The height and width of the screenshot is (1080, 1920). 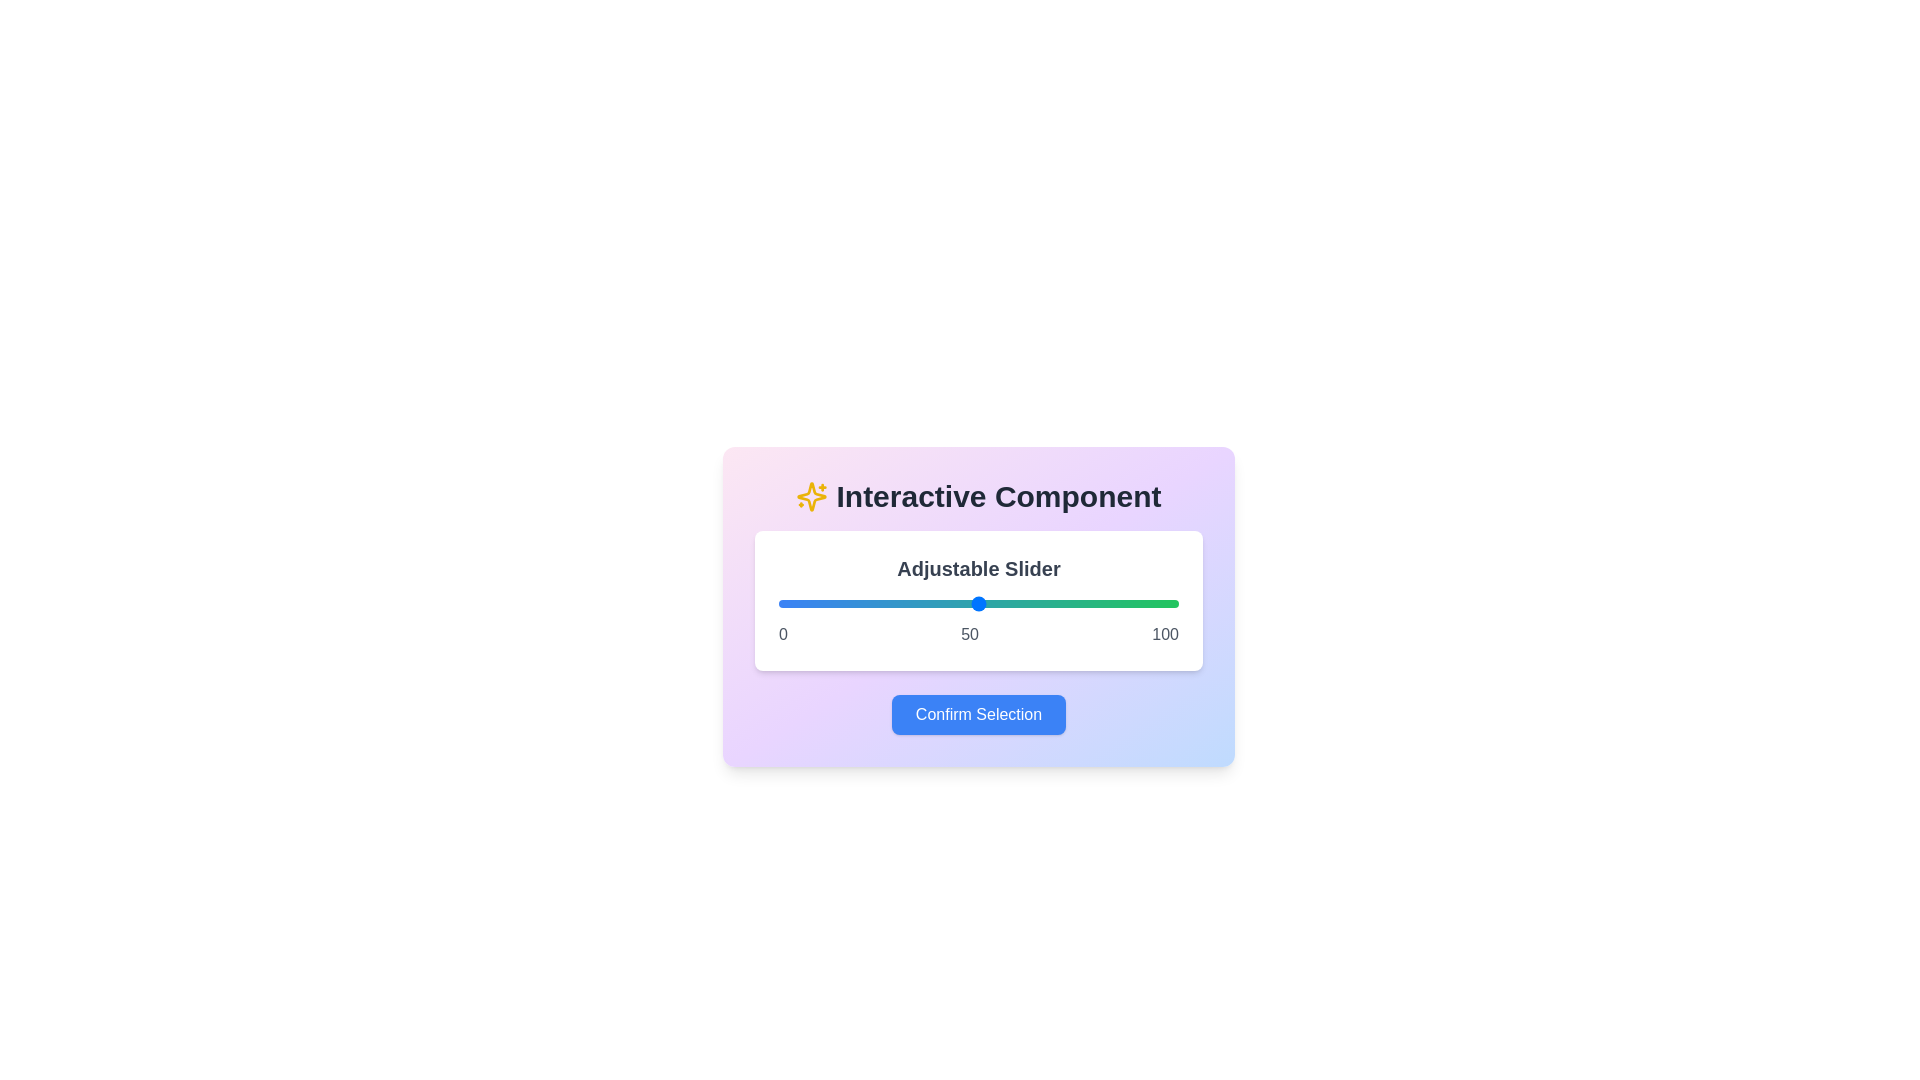 I want to click on the slider to set its value to 55, so click(x=998, y=603).